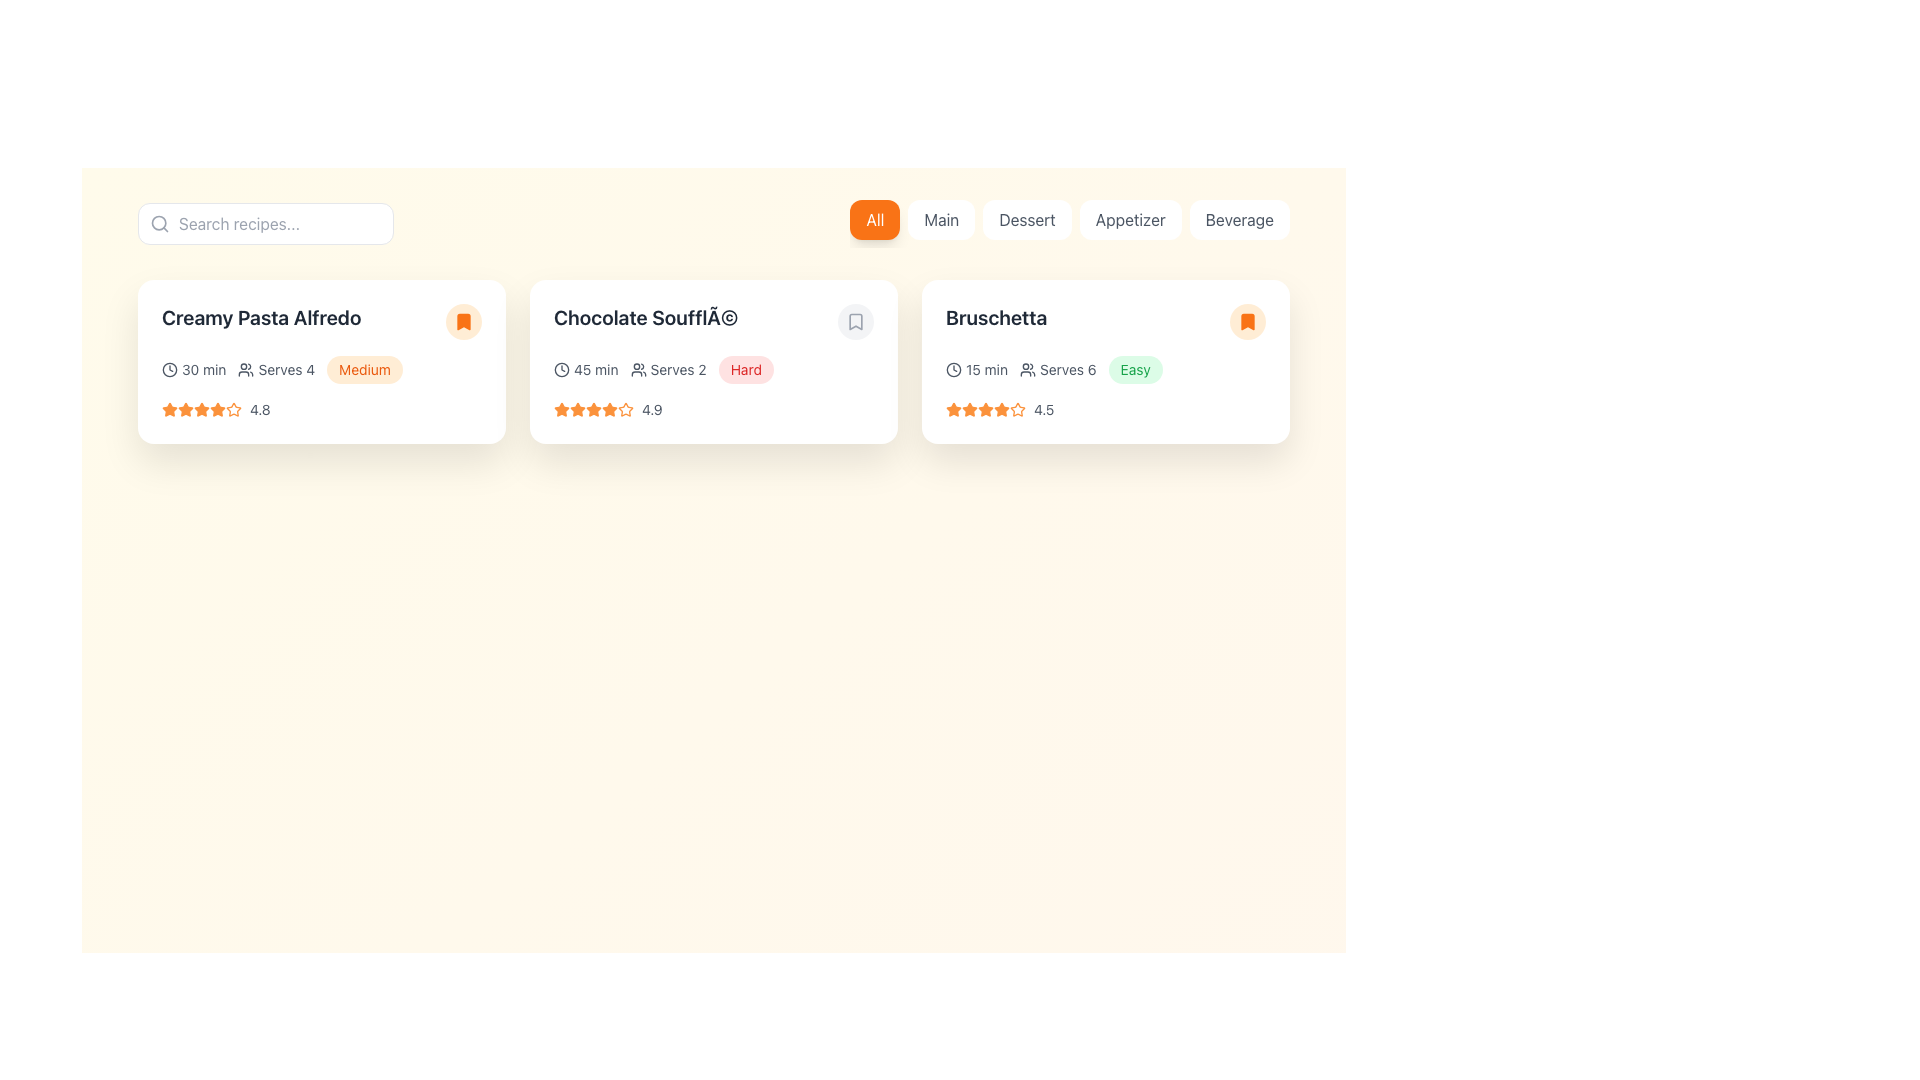 This screenshot has width=1920, height=1080. Describe the element at coordinates (1238, 219) in the screenshot. I see `the 'Beverage' filter button in the top-right horizontal menu bar` at that location.